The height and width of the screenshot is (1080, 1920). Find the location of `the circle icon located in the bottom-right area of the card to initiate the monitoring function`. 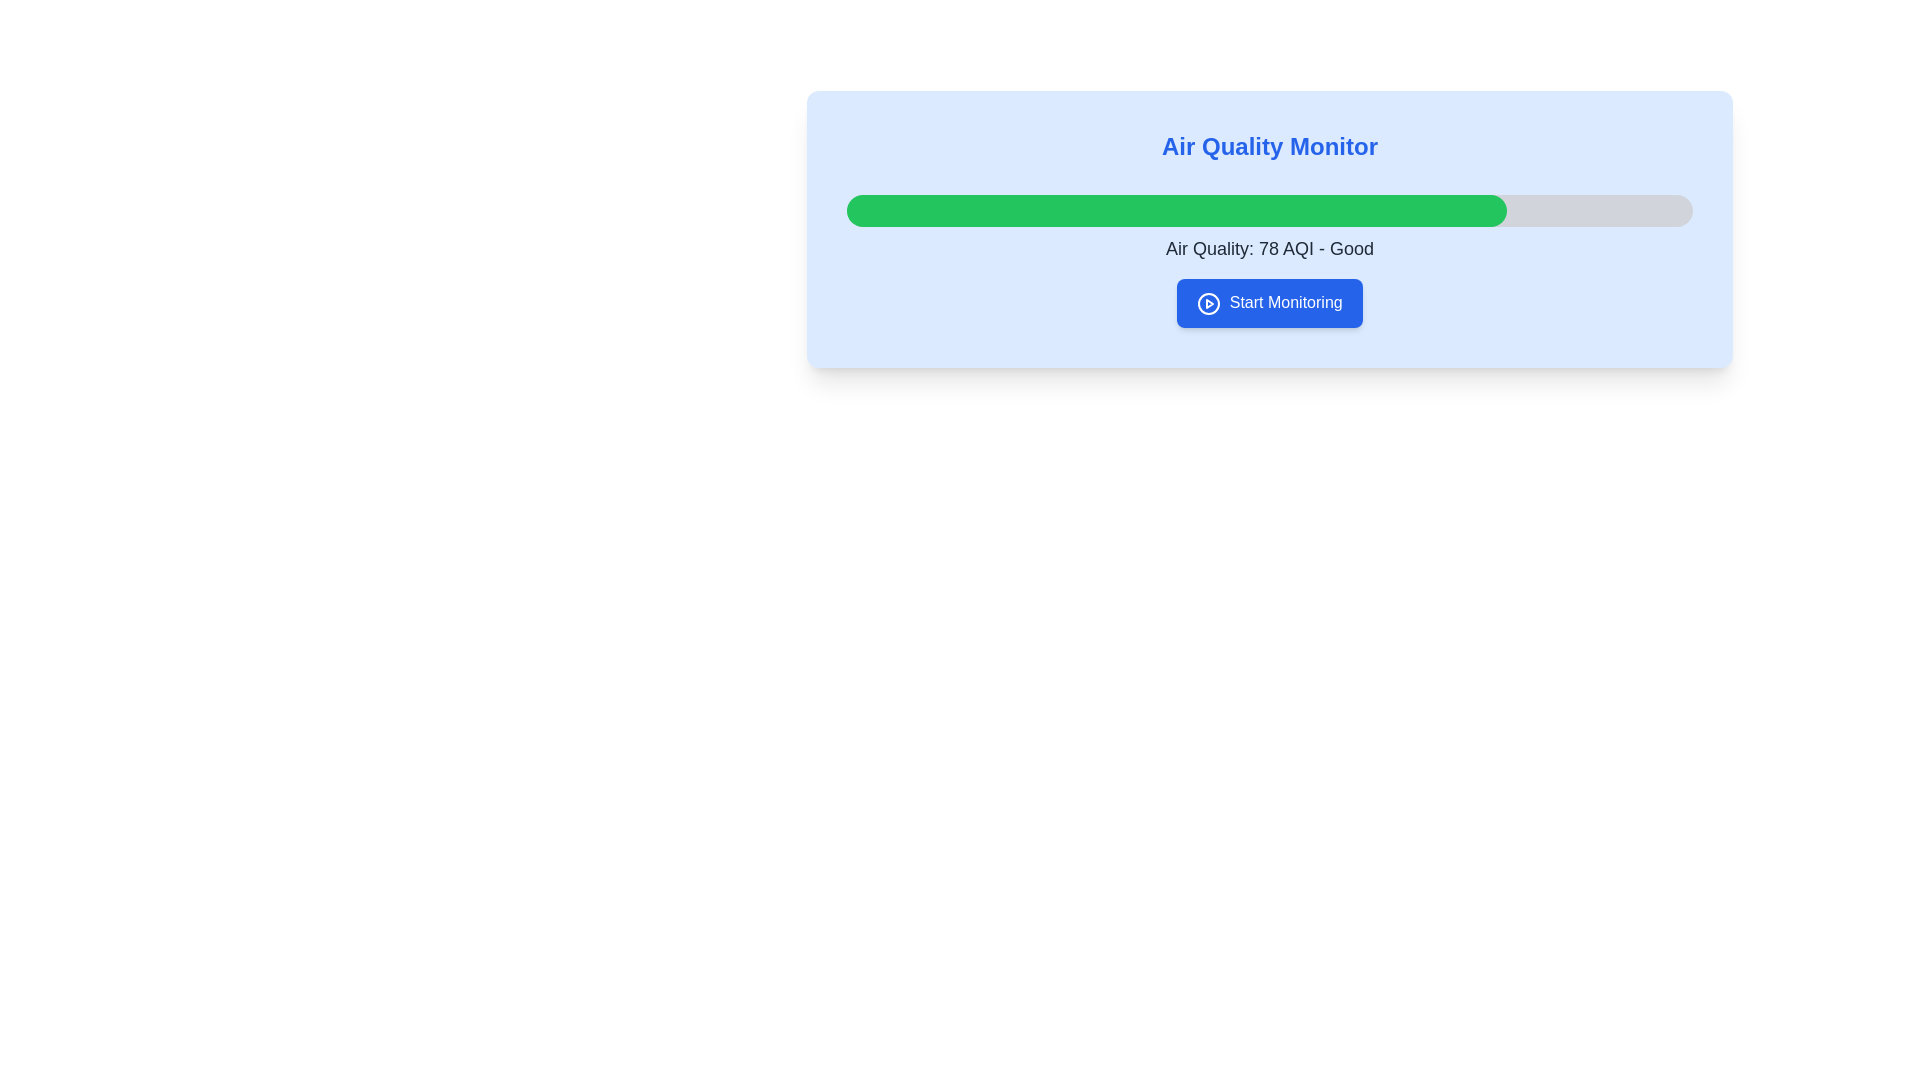

the circle icon located in the bottom-right area of the card to initiate the monitoring function is located at coordinates (1208, 303).